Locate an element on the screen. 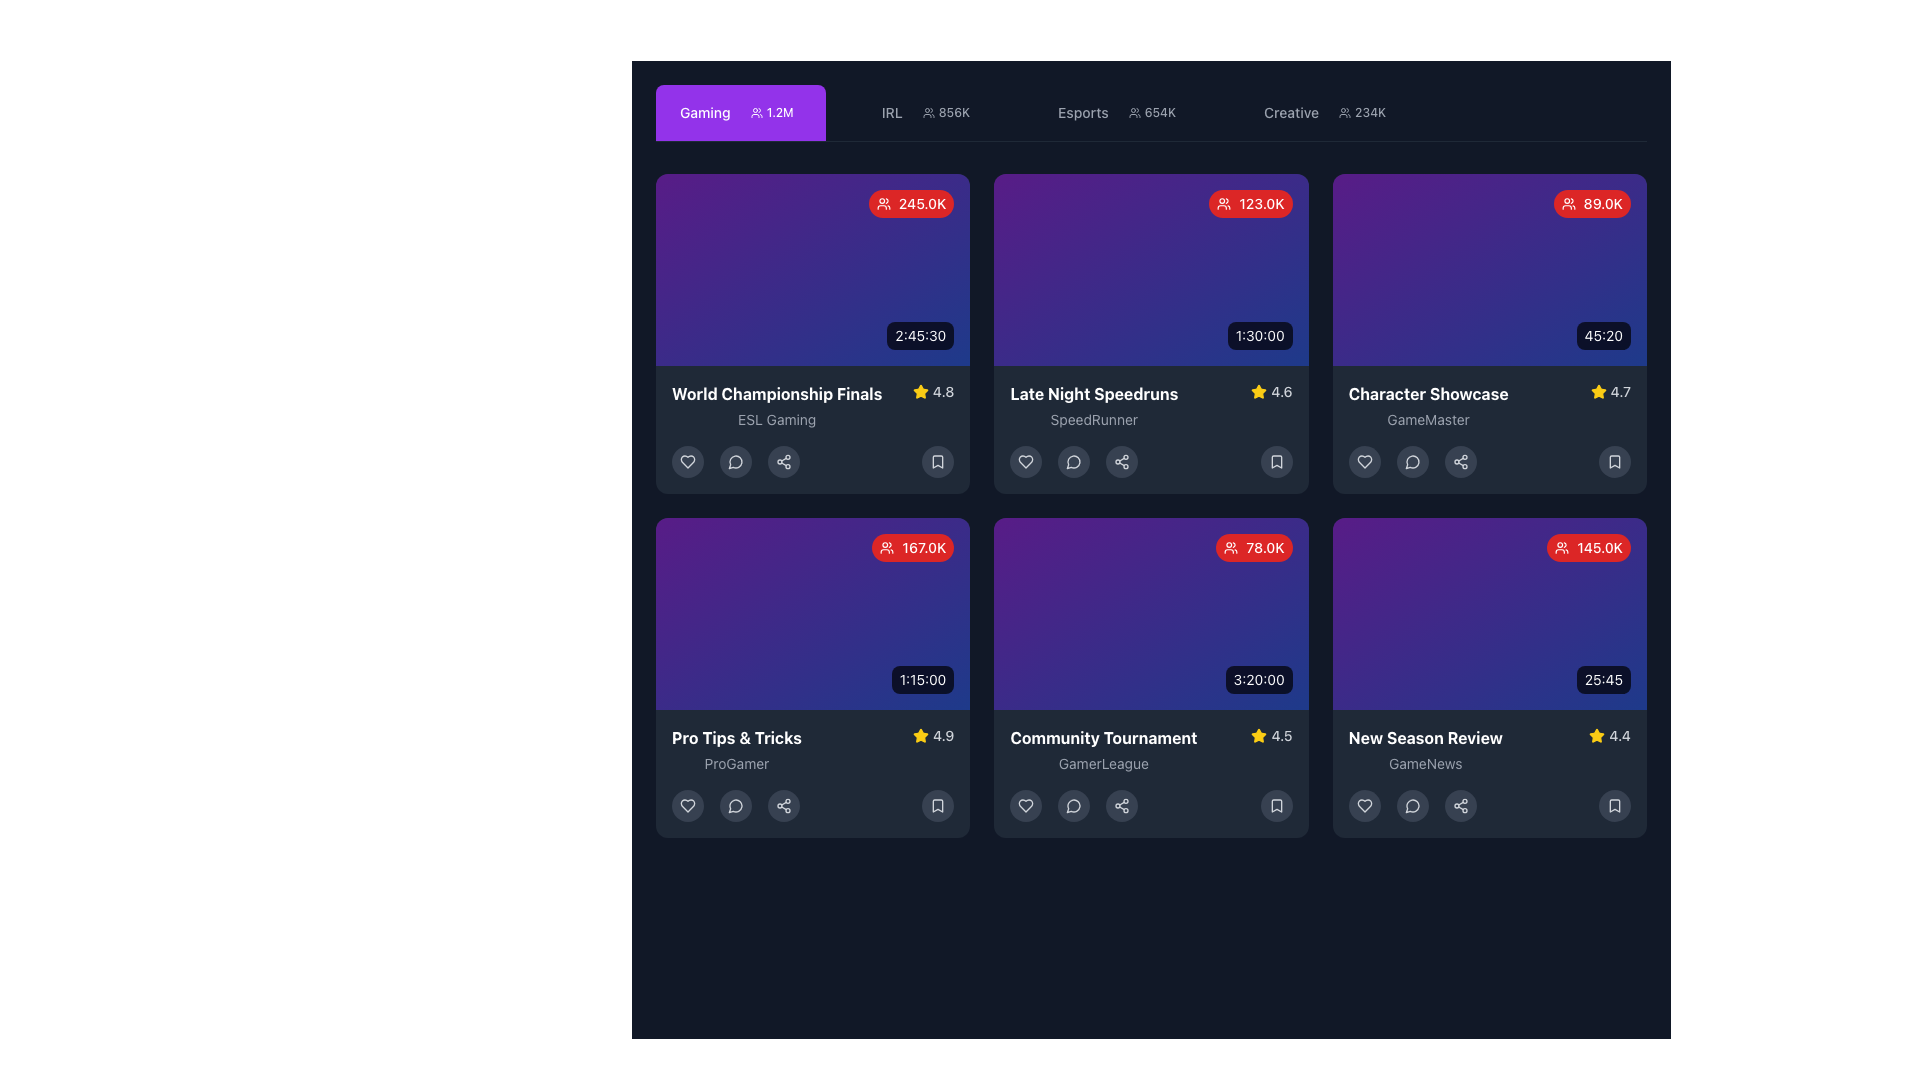  the small circular button with a dark gray background and a white chat bubble icon located in the bottom row of the 'Character Showcase' card is located at coordinates (1411, 462).